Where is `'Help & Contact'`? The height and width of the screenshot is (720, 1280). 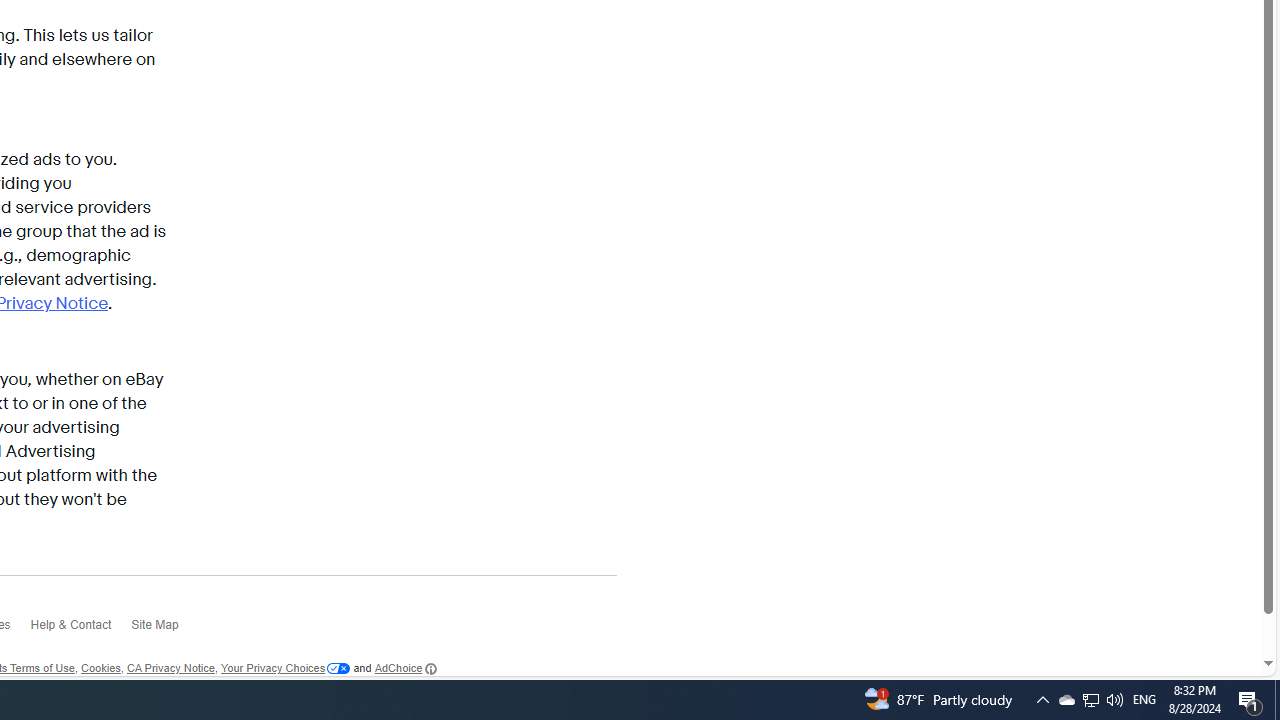 'Help & Contact' is located at coordinates (80, 628).